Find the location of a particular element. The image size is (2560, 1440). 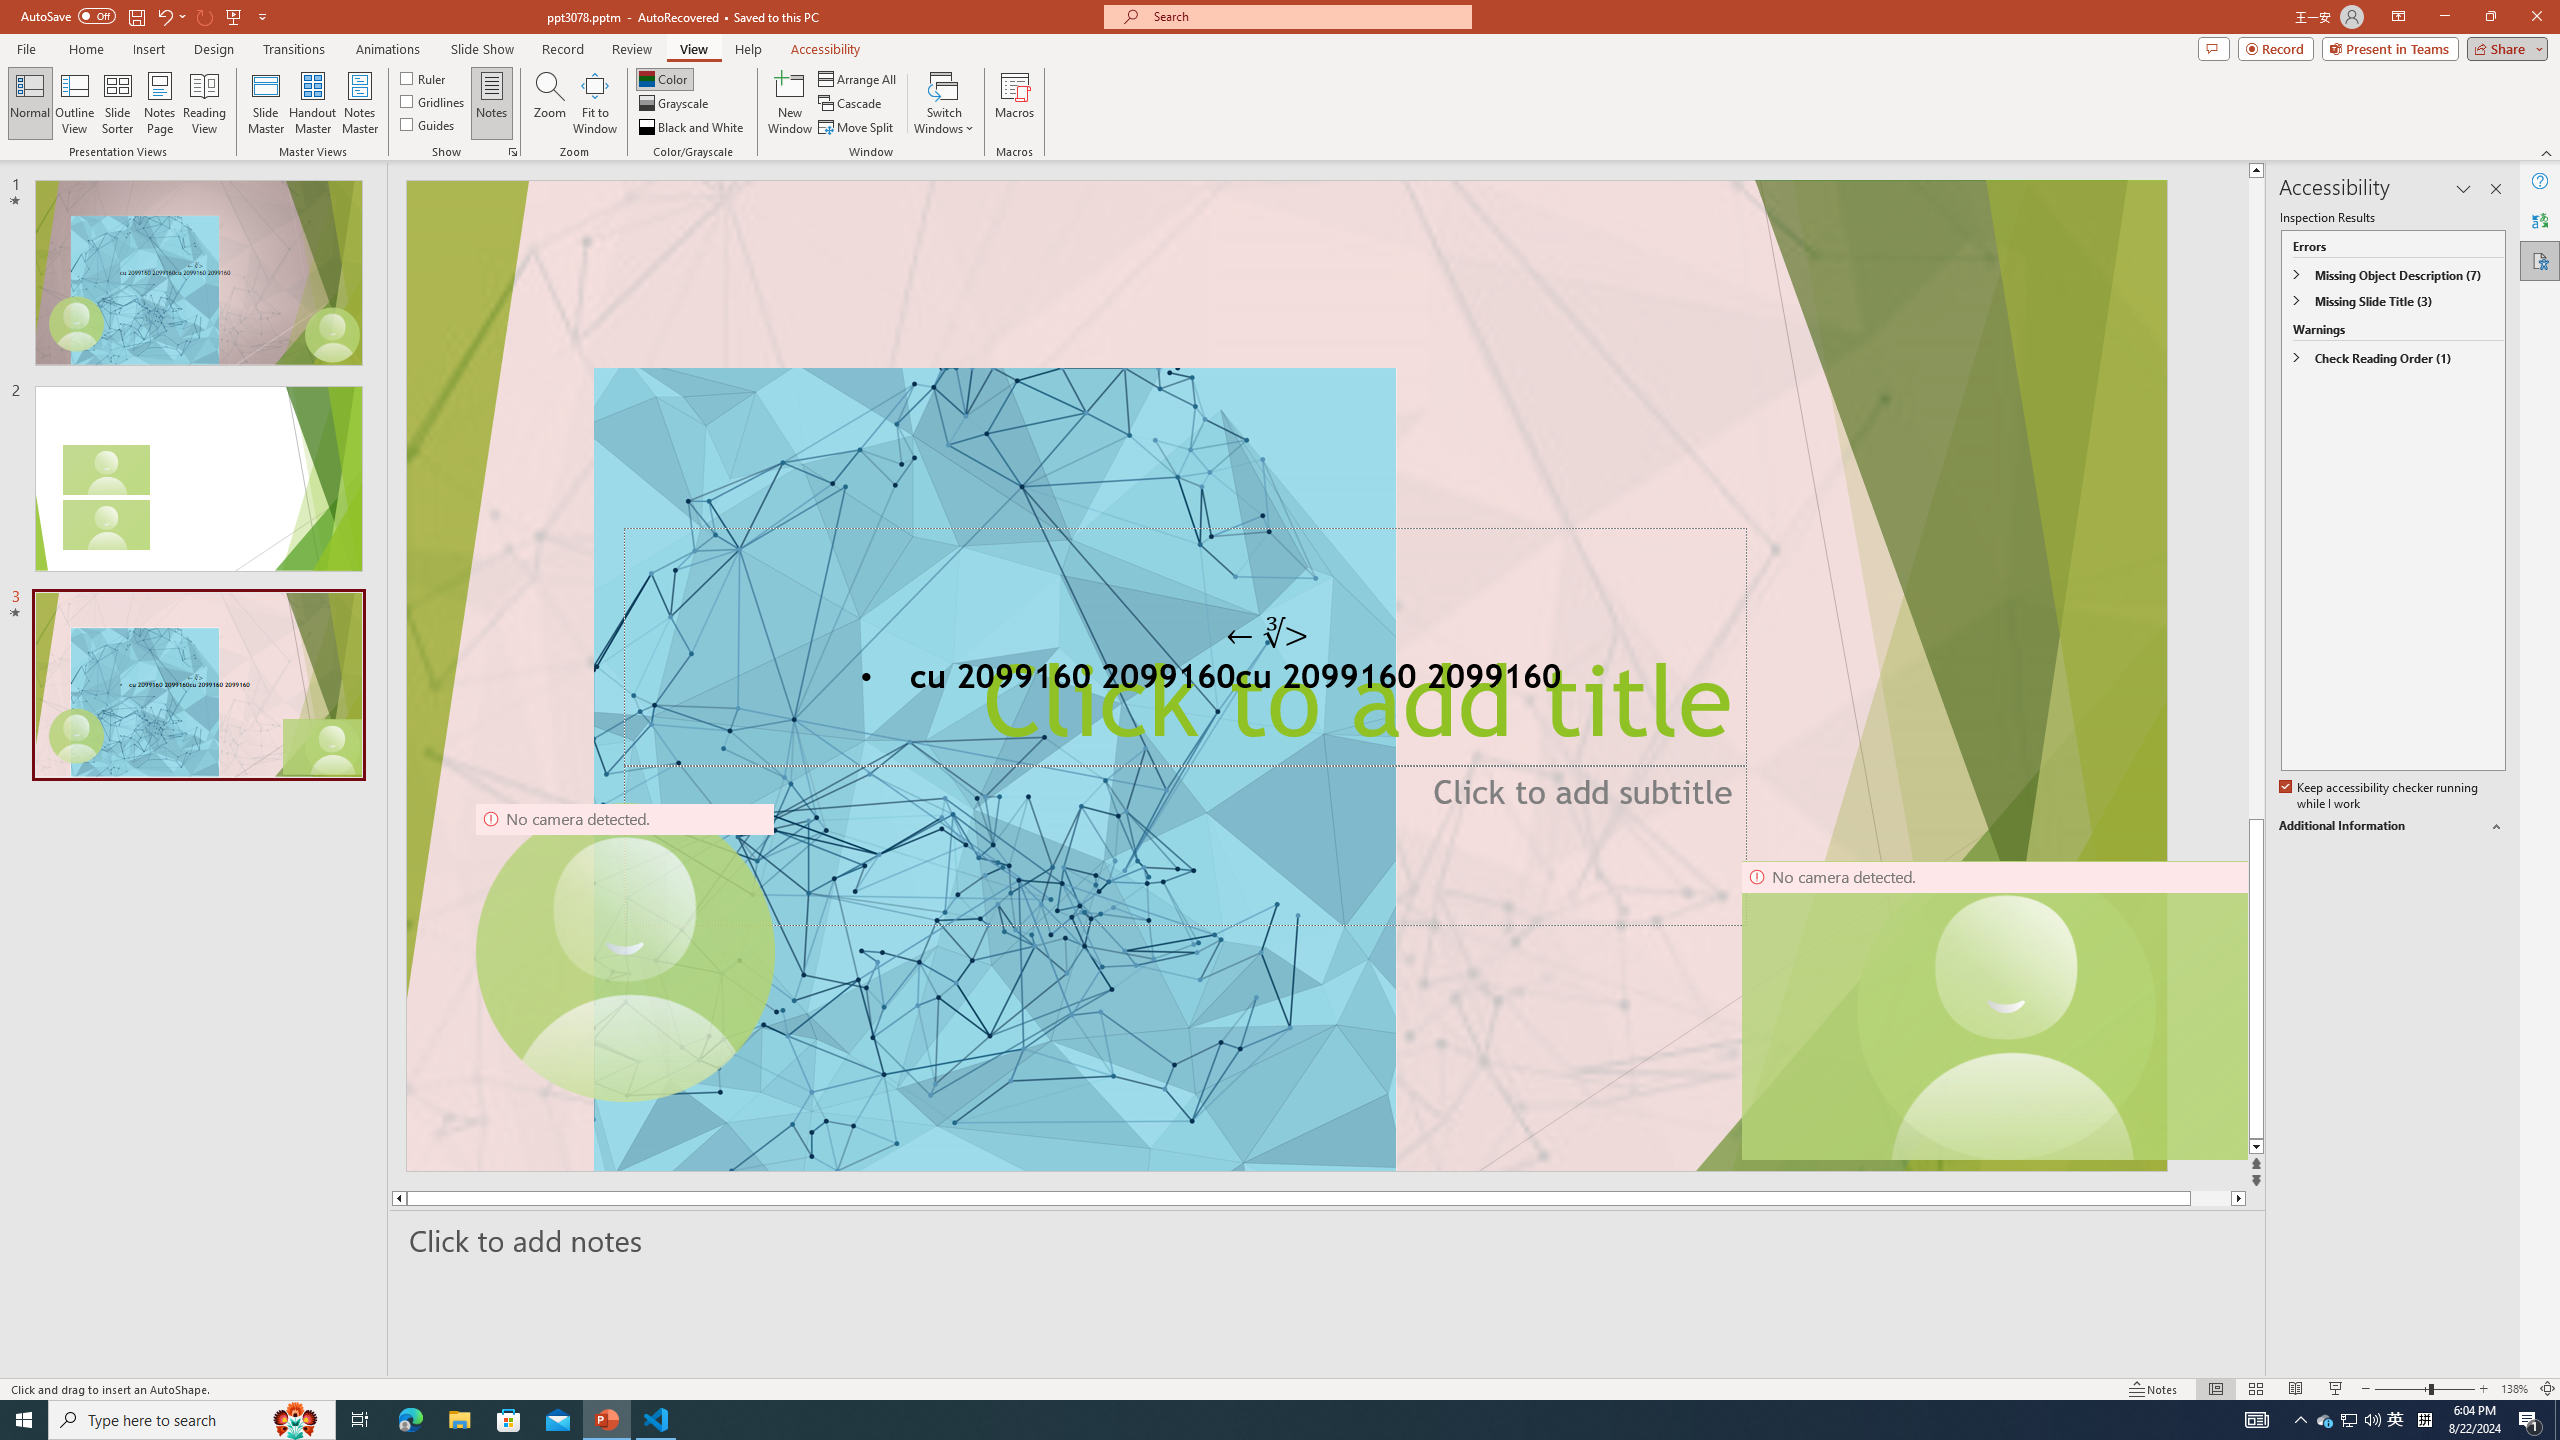

'Camera 14, No camera detected.' is located at coordinates (1993, 1010).